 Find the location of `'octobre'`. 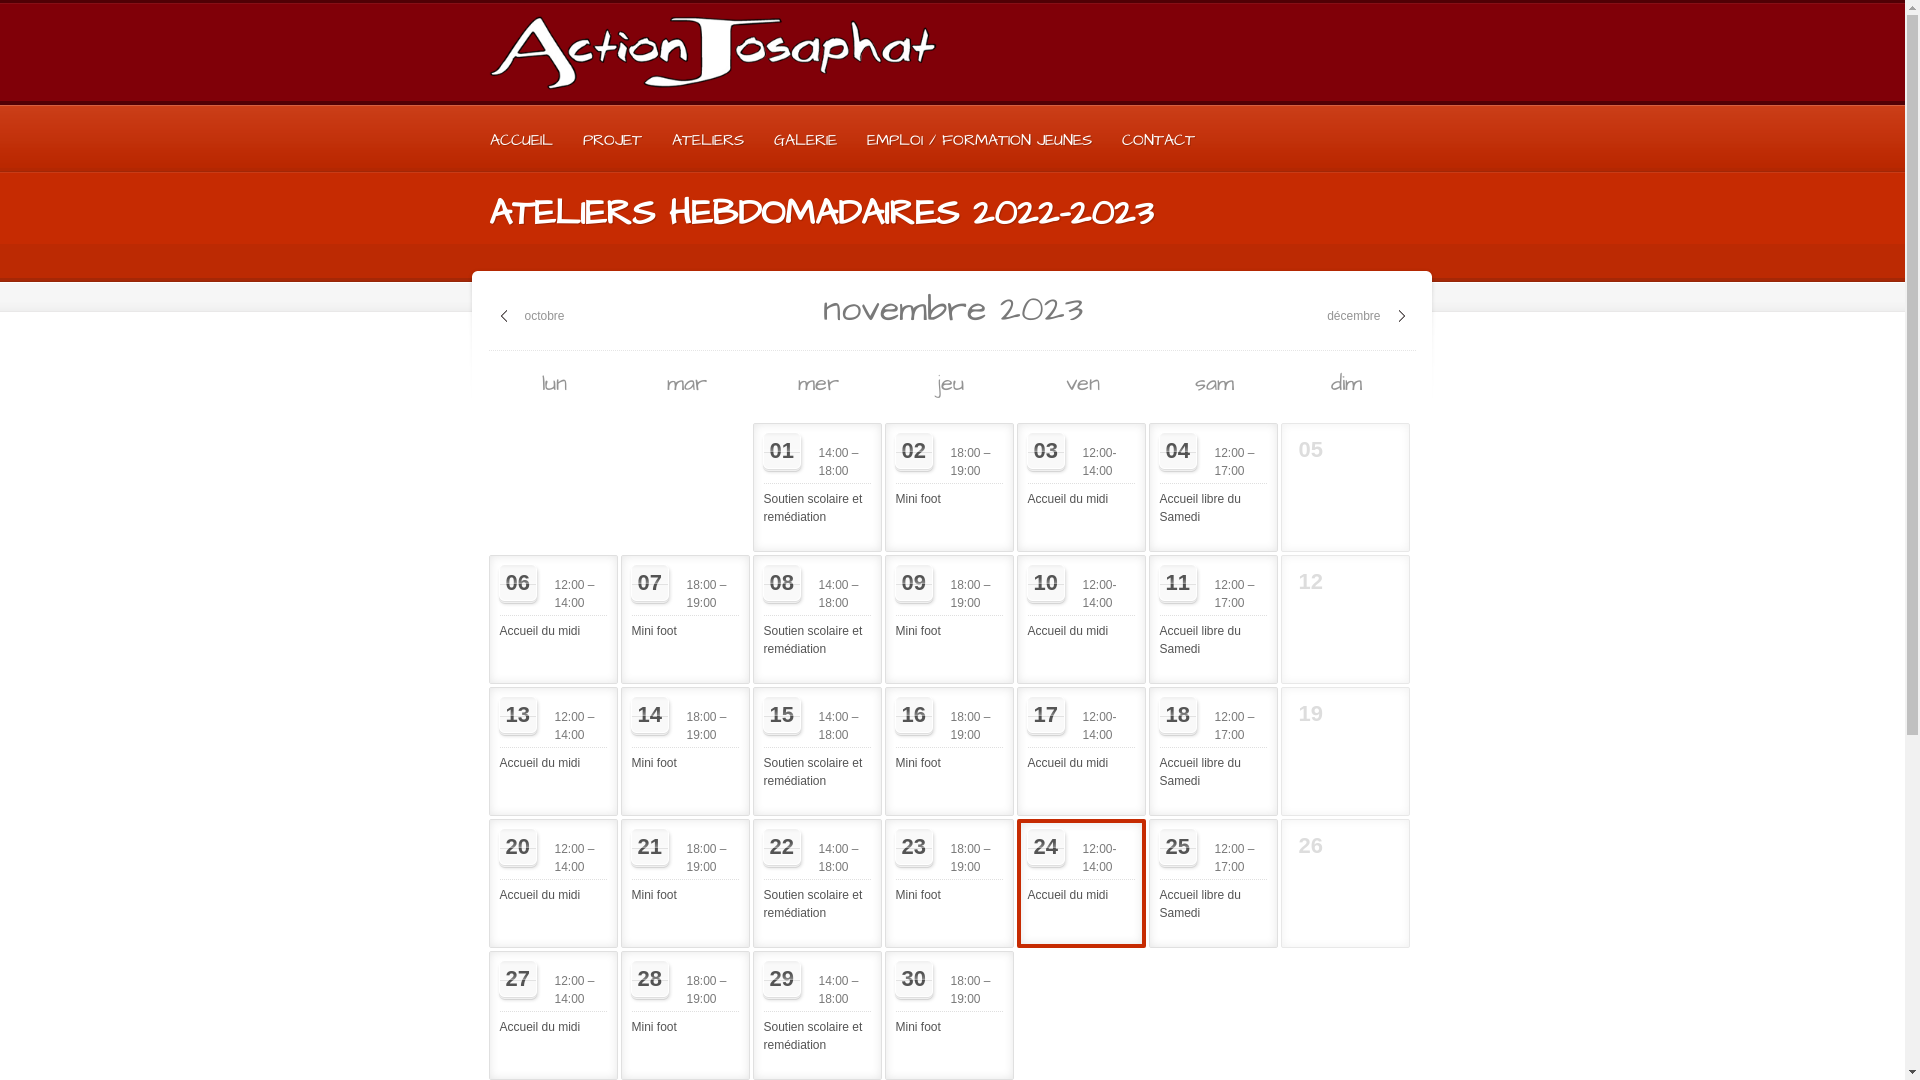

'octobre' is located at coordinates (532, 315).